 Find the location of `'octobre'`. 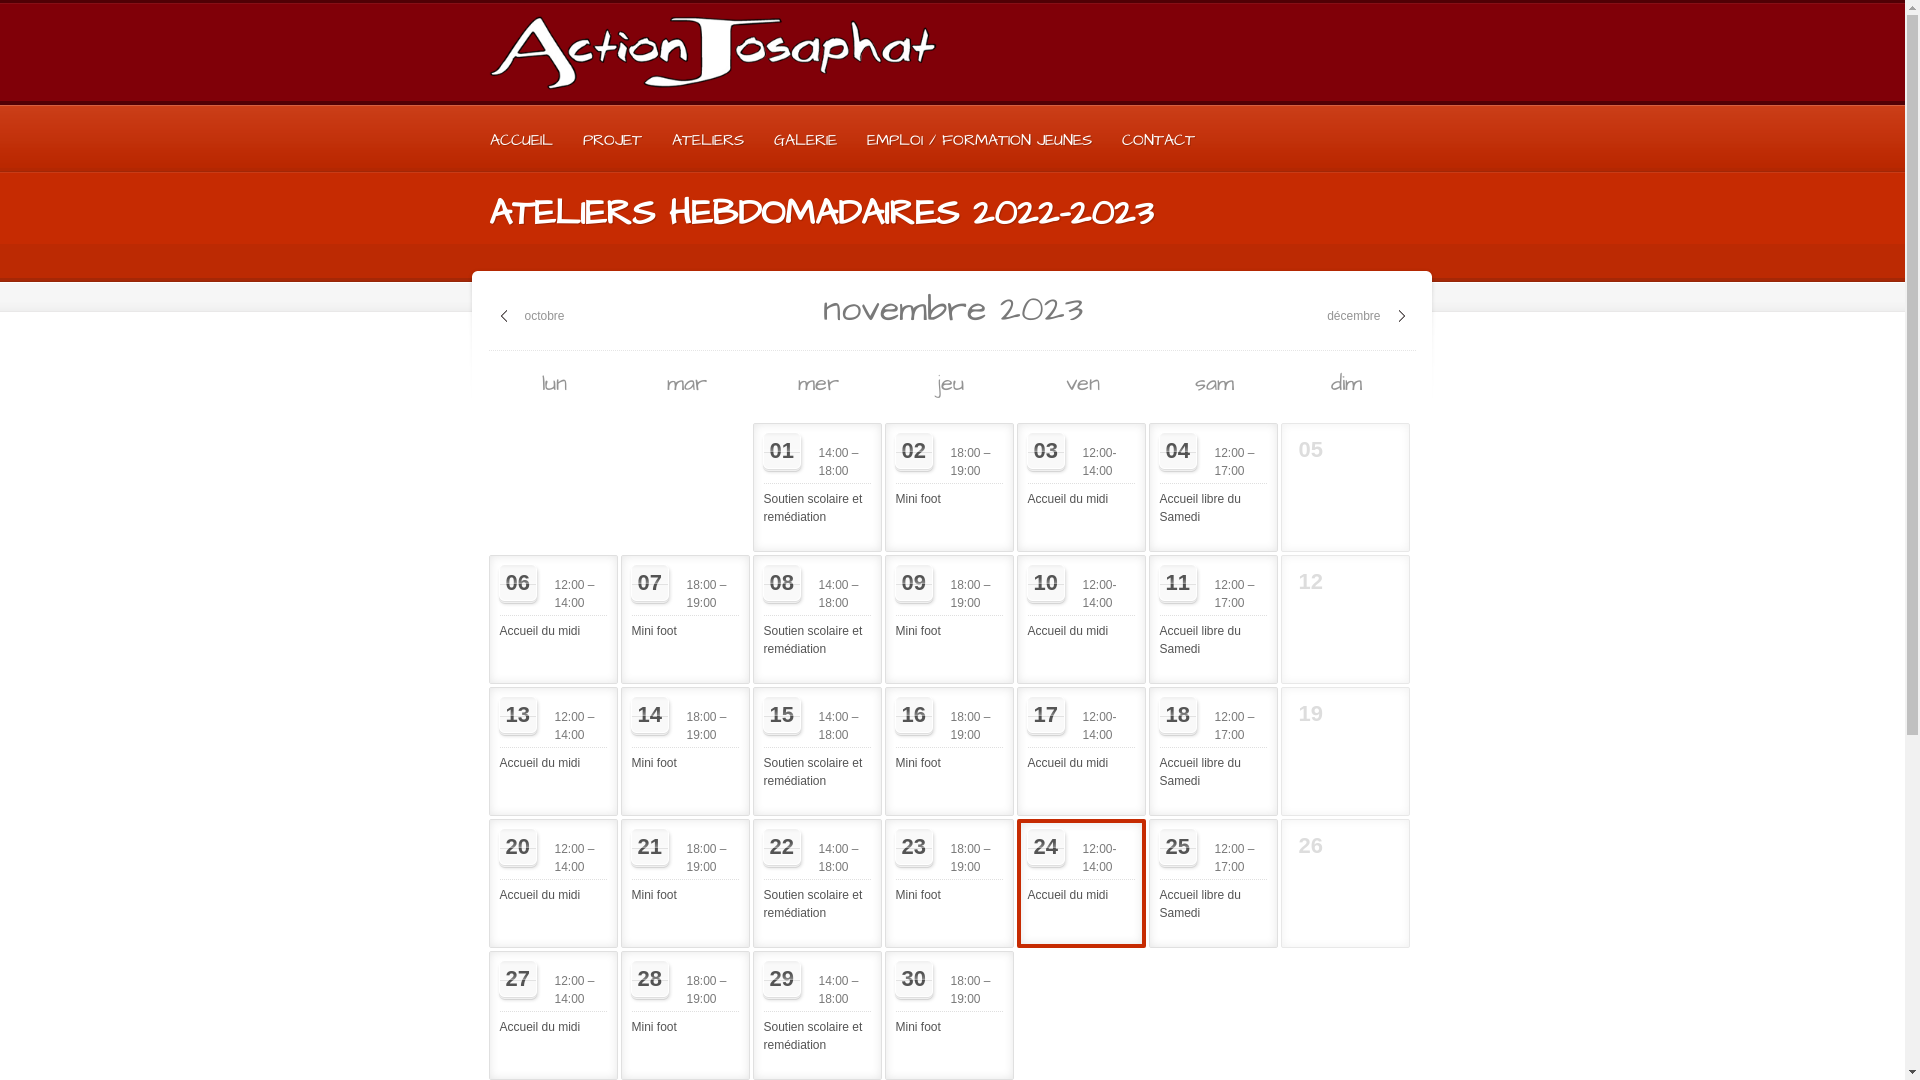

'octobre' is located at coordinates (532, 315).